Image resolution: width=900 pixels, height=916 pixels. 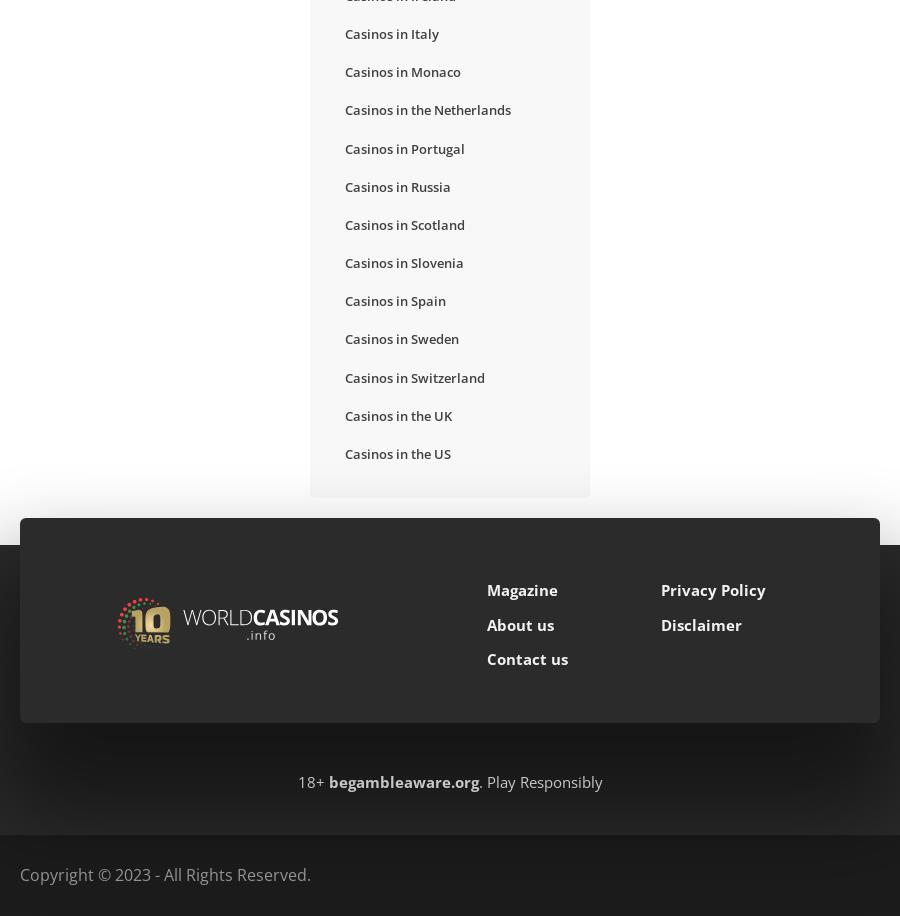 What do you see at coordinates (344, 452) in the screenshot?
I see `'Casinos in the US'` at bounding box center [344, 452].